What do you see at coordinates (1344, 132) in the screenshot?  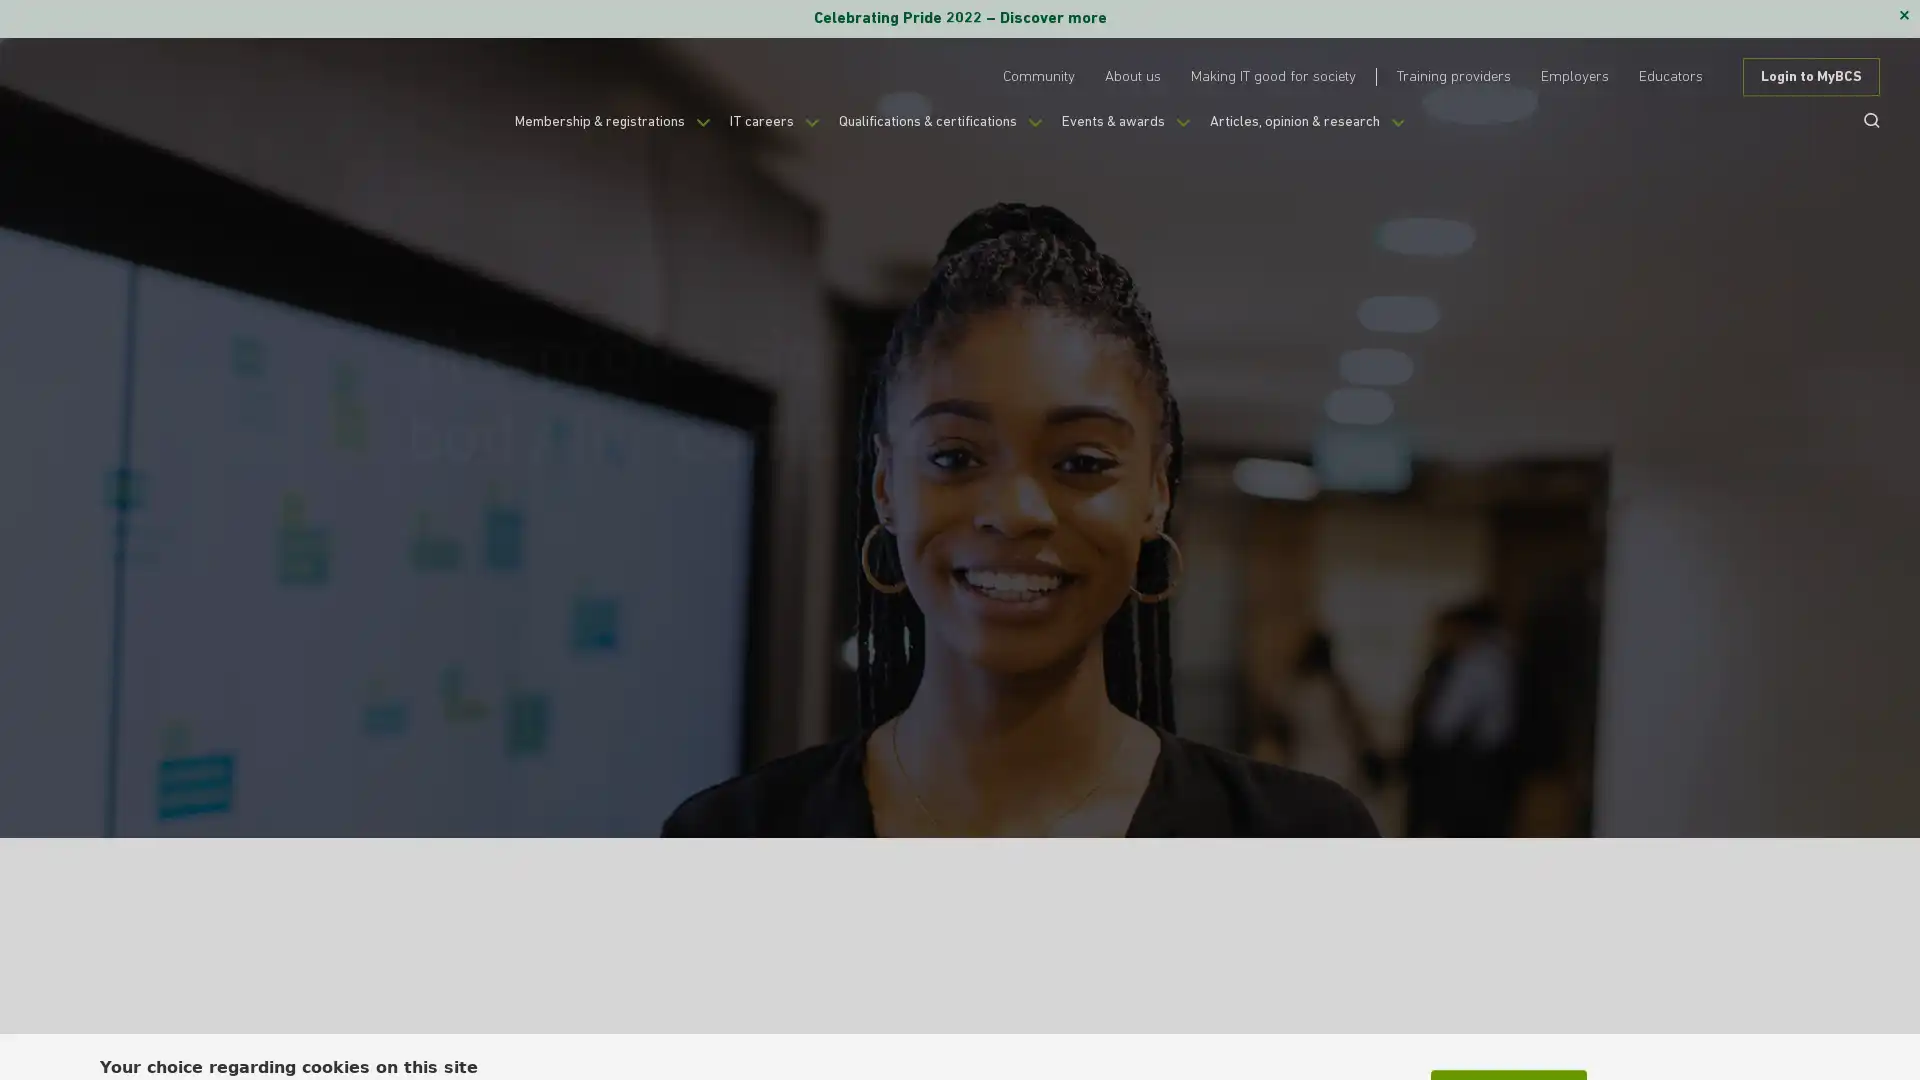 I see `Articles, opinion & research` at bounding box center [1344, 132].